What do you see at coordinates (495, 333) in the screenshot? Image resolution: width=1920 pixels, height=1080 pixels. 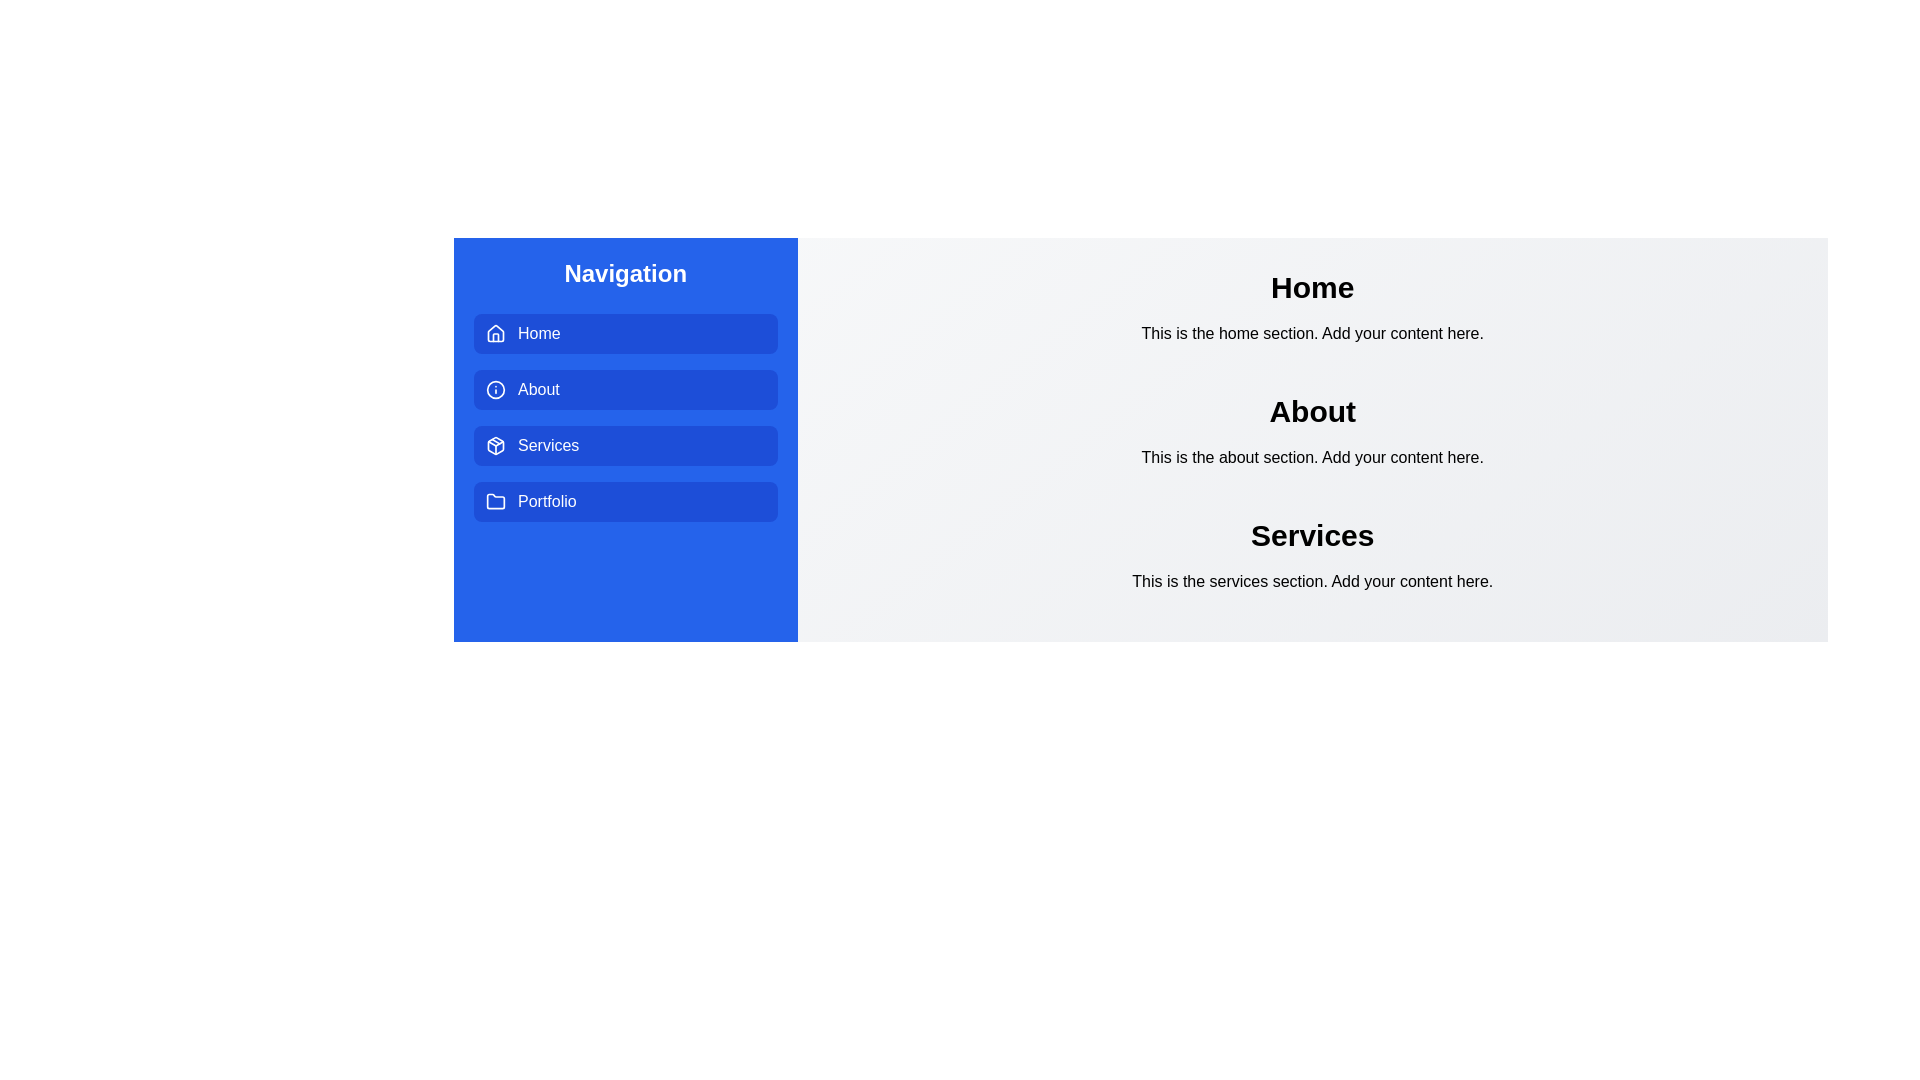 I see `the 'Home' icon in the navigation menu located on the left side of the interface` at bounding box center [495, 333].